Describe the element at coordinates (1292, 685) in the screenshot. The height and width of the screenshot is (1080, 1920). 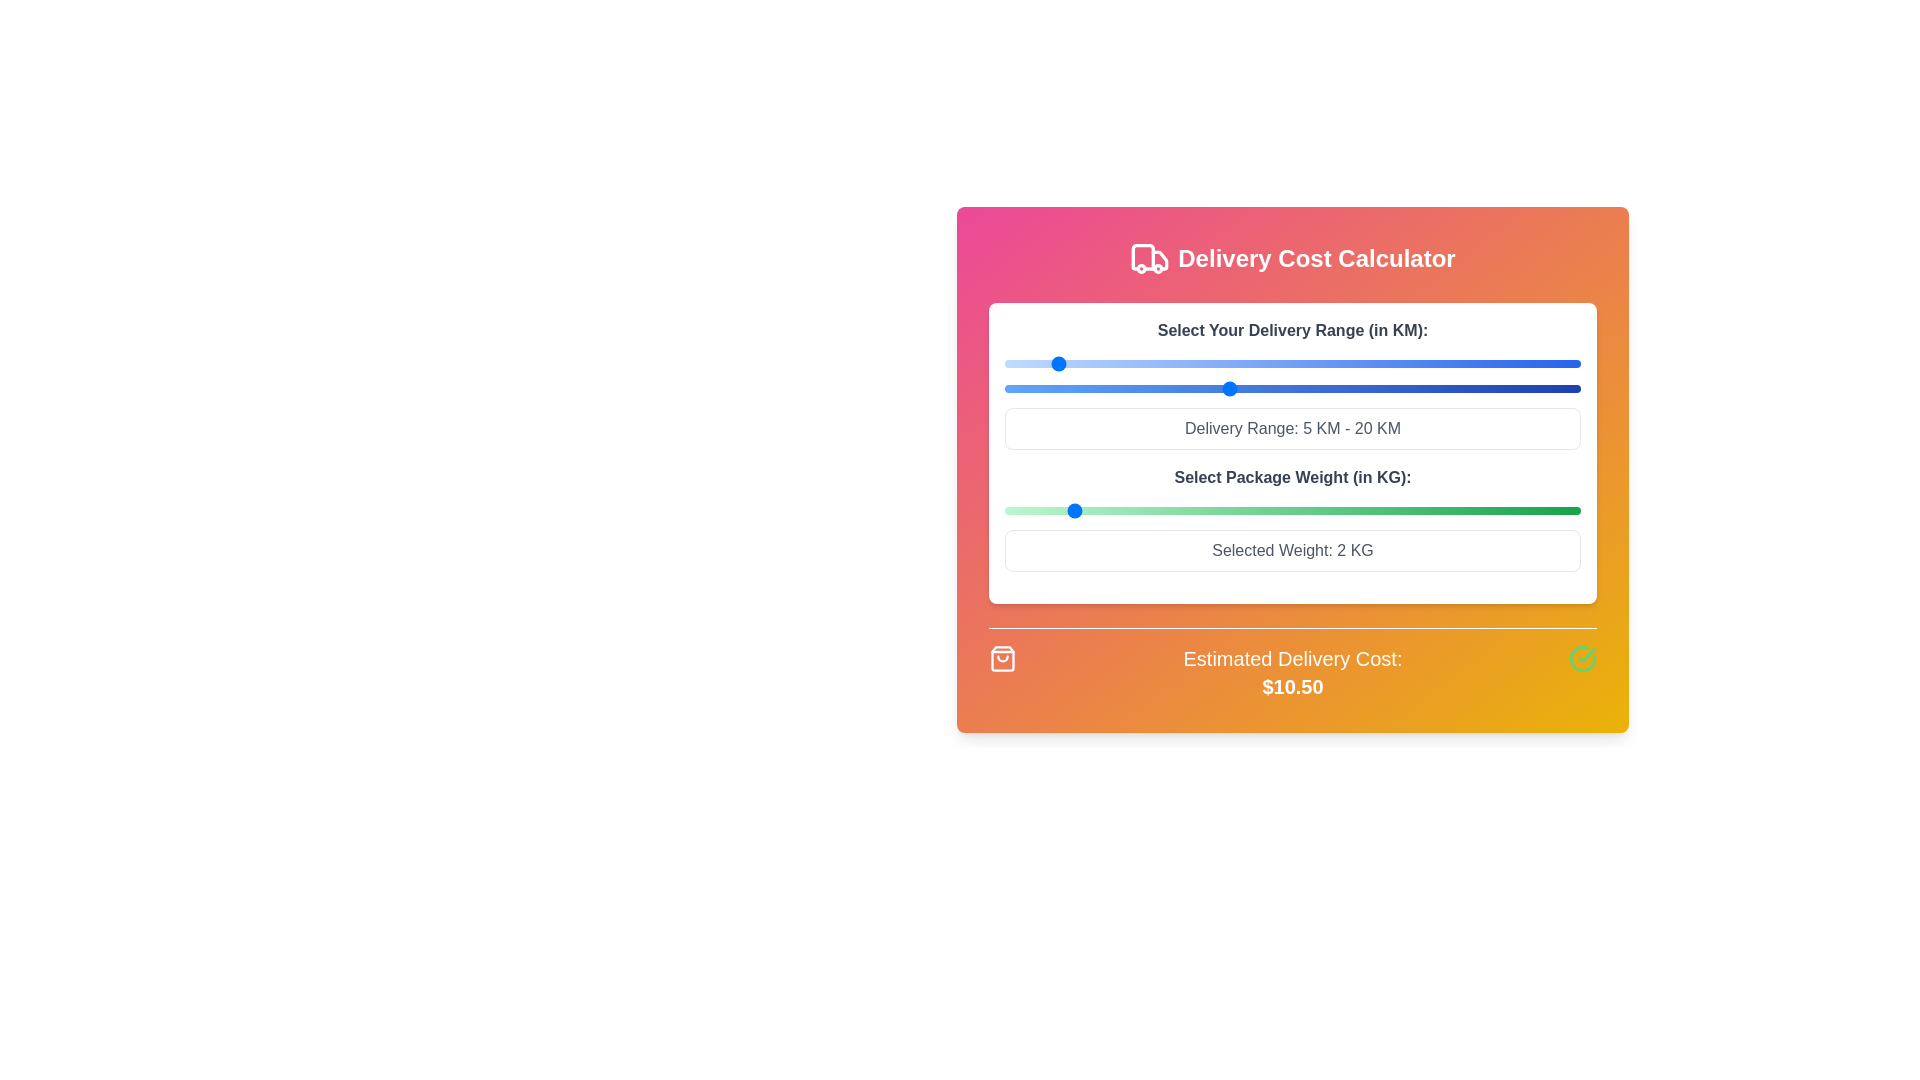
I see `the Text Label that displays the calculated delivery cost, located at the lower central region of the interface, directly below the 'Estimated Delivery Cost:' label` at that location.